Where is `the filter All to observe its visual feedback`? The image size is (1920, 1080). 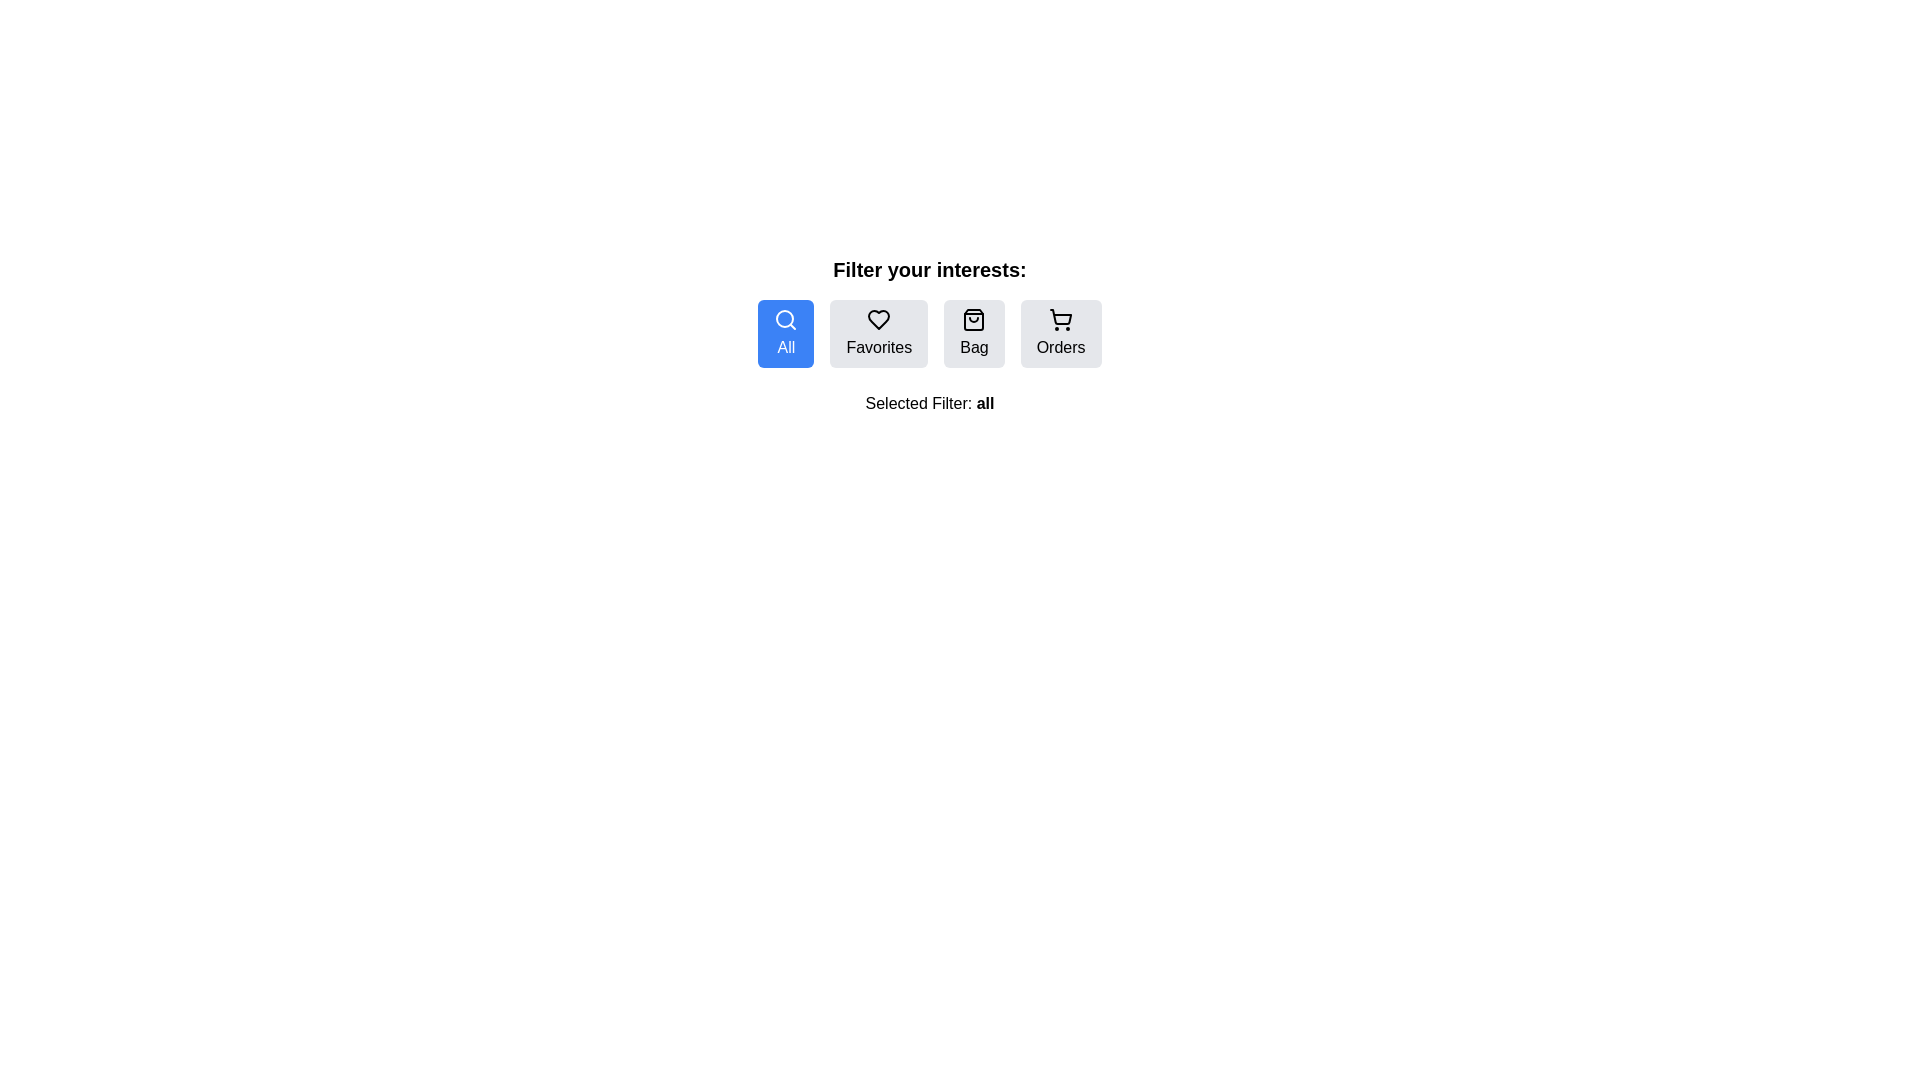 the filter All to observe its visual feedback is located at coordinates (785, 333).